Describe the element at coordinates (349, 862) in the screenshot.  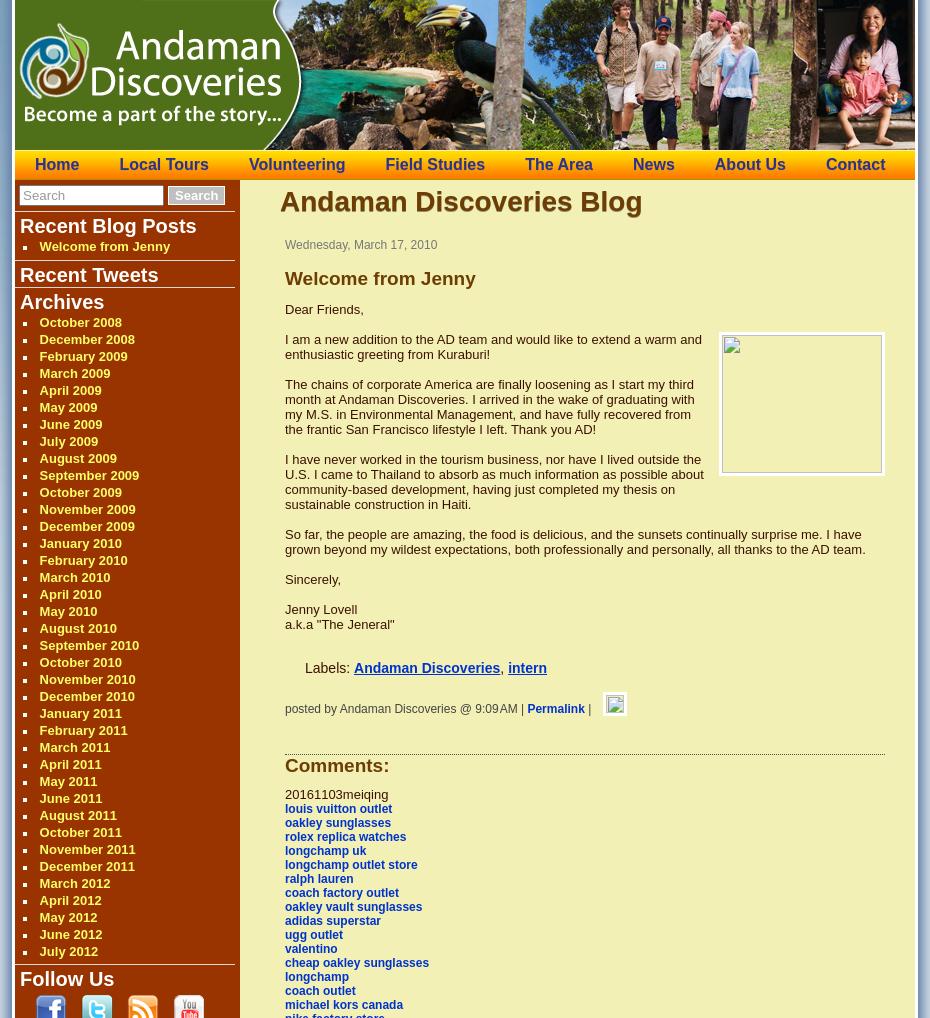
I see `'longchamp outlet store'` at that location.